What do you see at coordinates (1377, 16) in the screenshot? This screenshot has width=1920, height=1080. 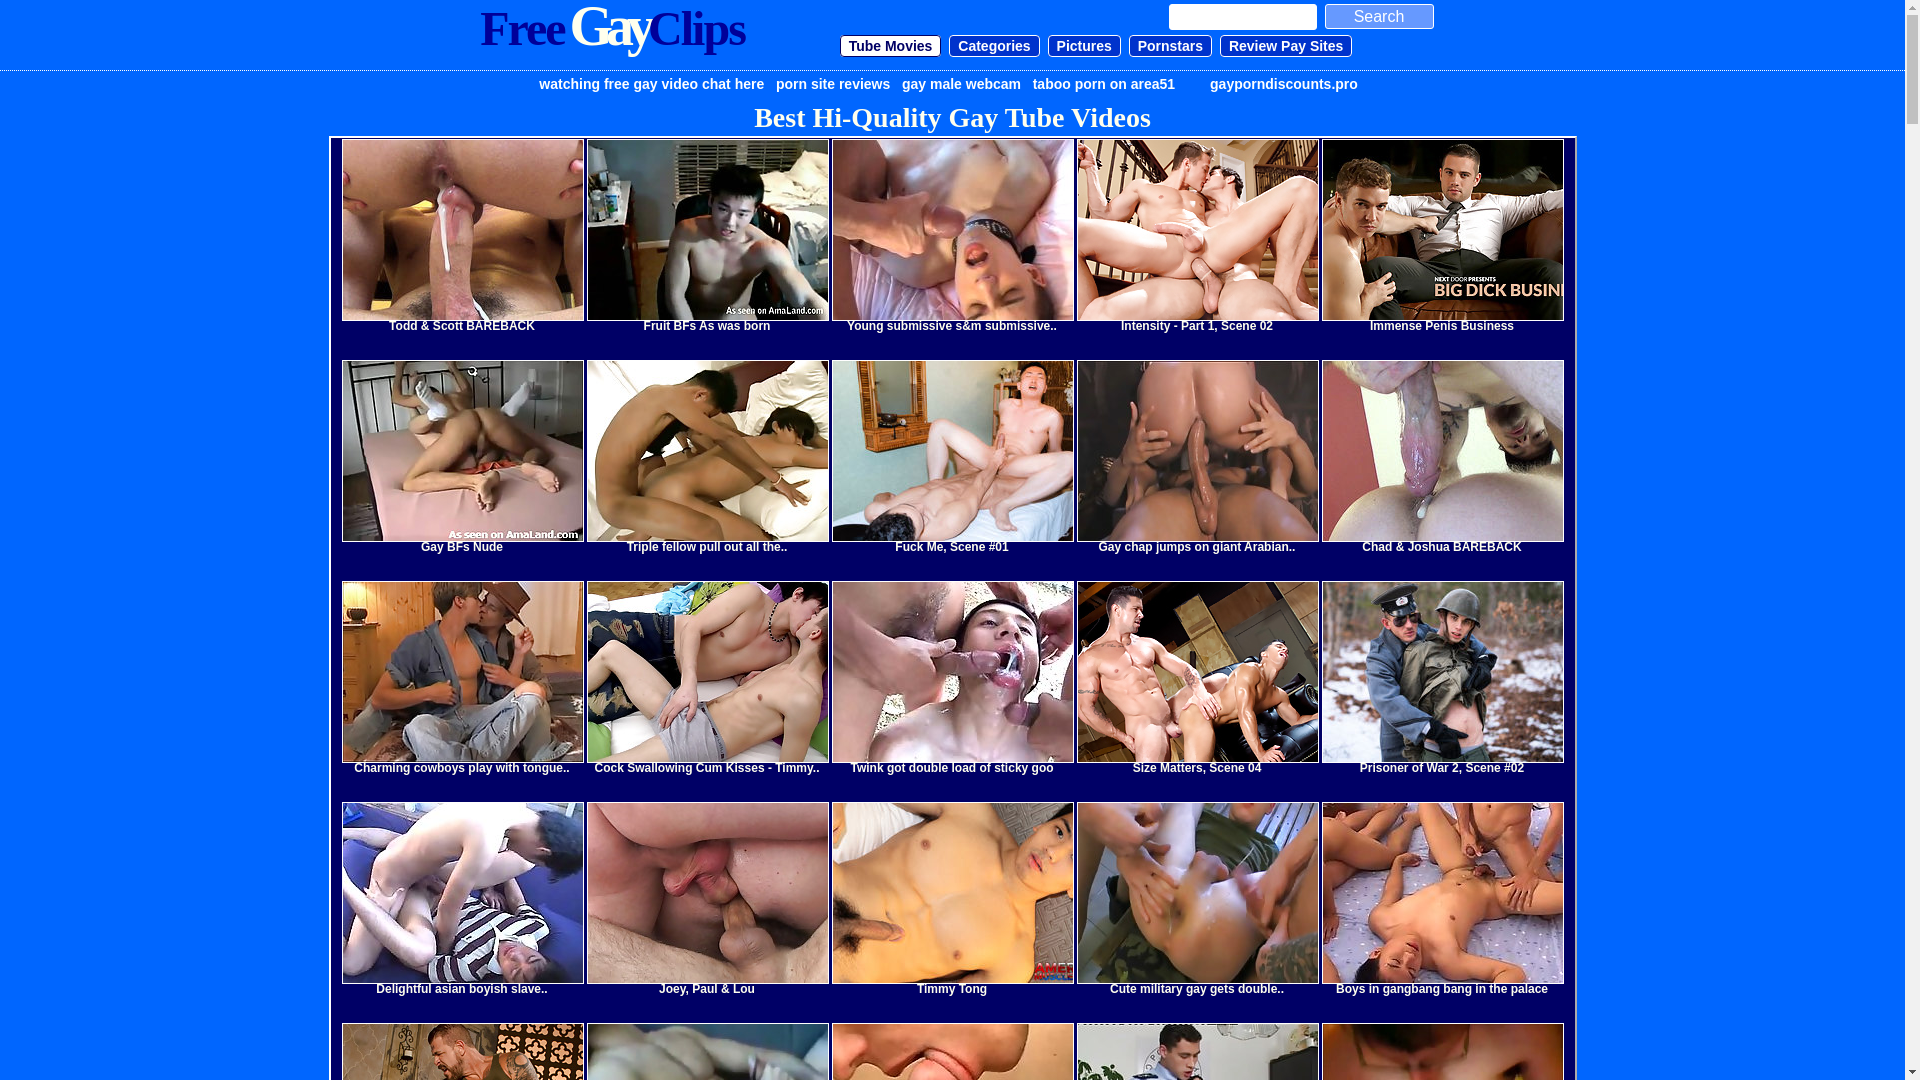 I see `'Search'` at bounding box center [1377, 16].